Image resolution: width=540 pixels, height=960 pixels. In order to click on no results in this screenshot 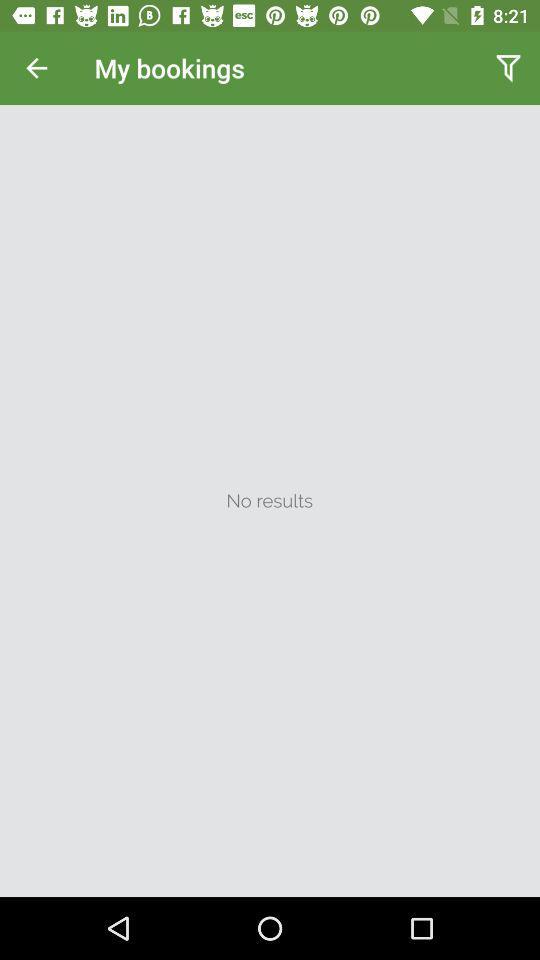, I will do `click(270, 500)`.